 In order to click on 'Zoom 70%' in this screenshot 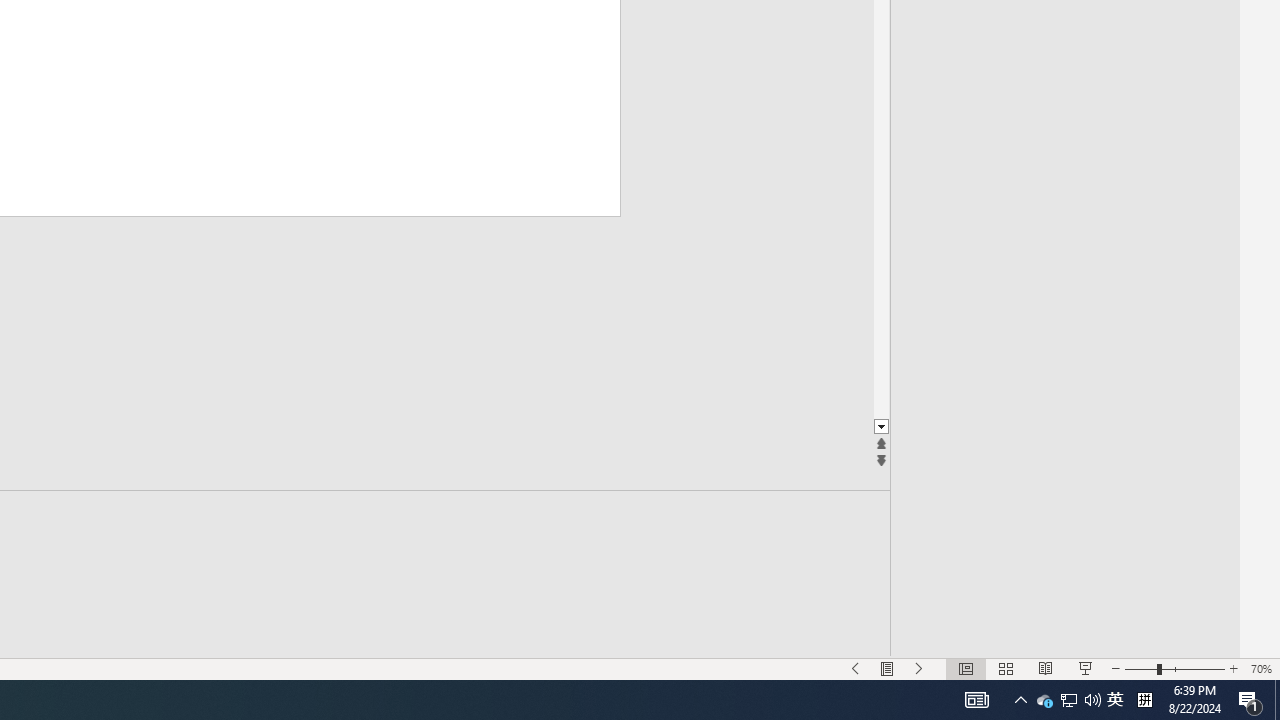, I will do `click(1260, 669)`.